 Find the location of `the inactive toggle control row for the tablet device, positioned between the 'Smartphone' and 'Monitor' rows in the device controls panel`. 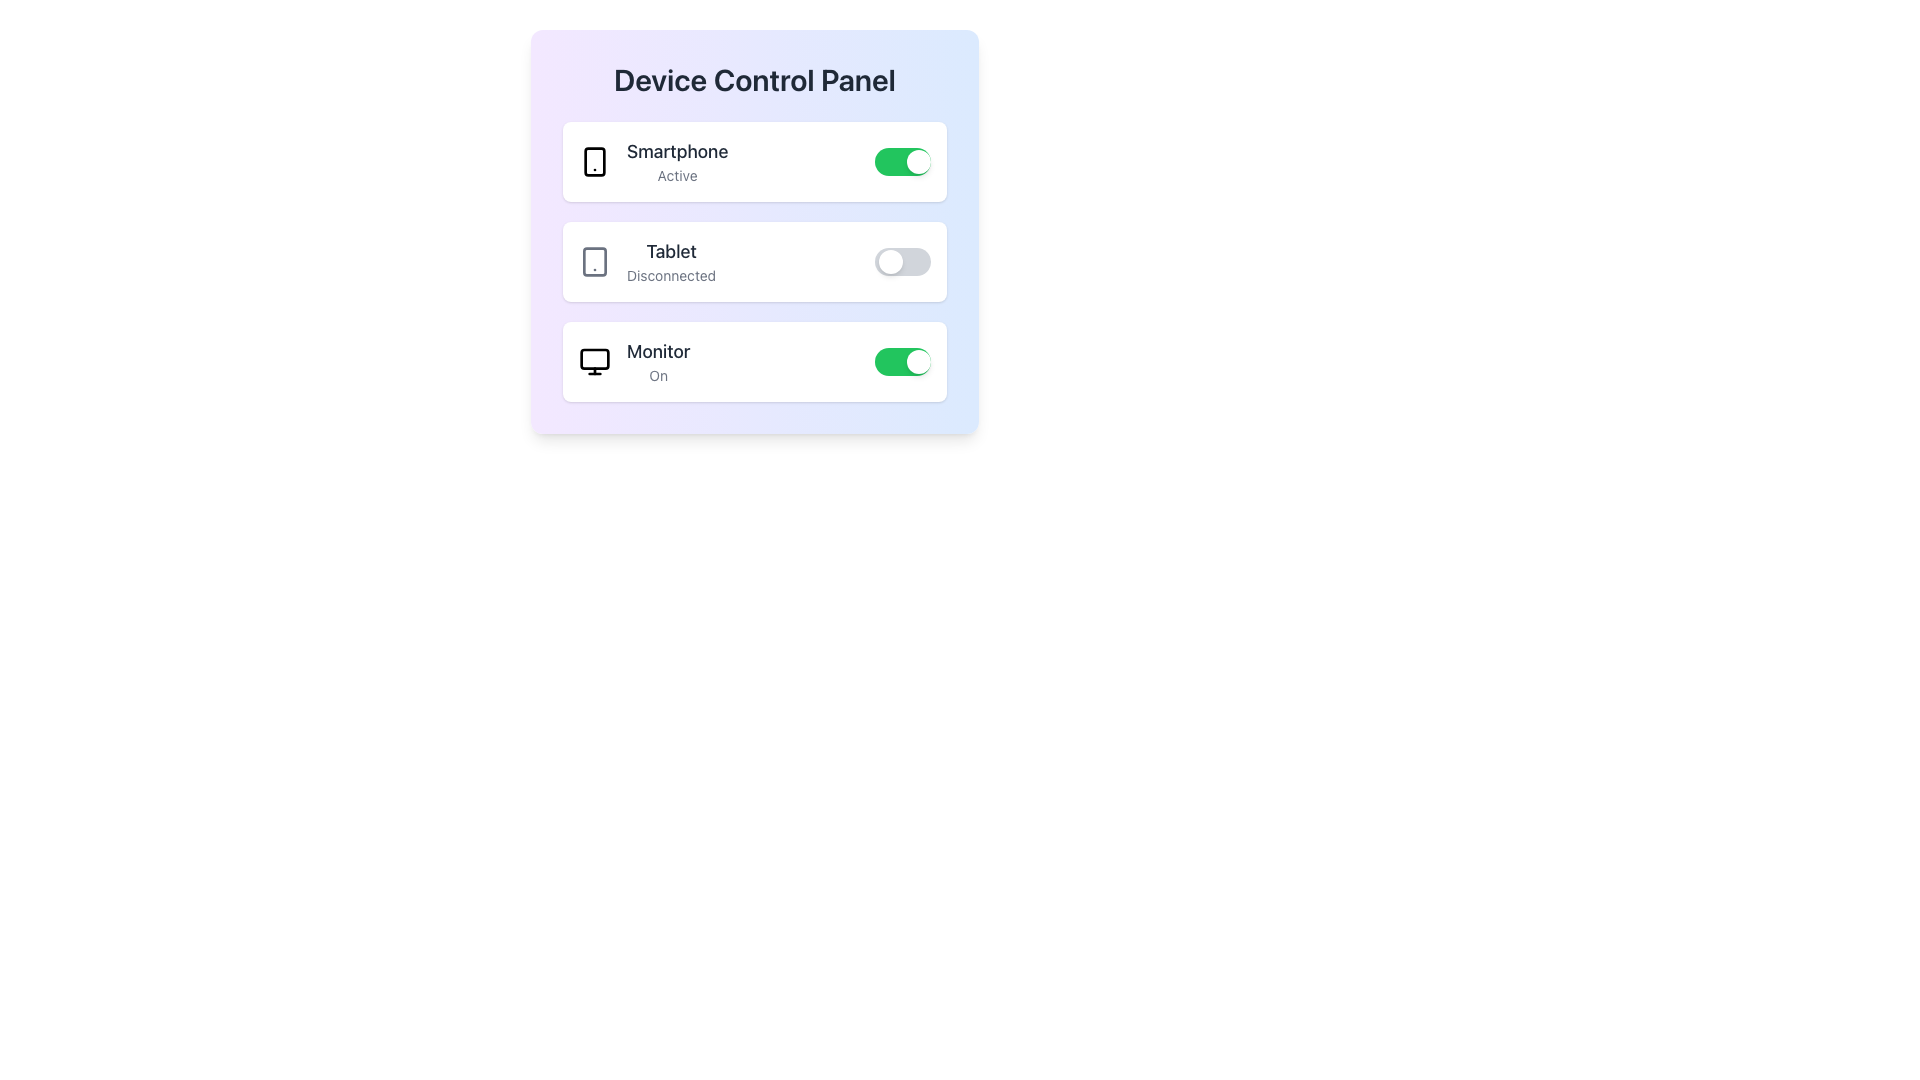

the inactive toggle control row for the tablet device, positioned between the 'Smartphone' and 'Monitor' rows in the device controls panel is located at coordinates (753, 230).